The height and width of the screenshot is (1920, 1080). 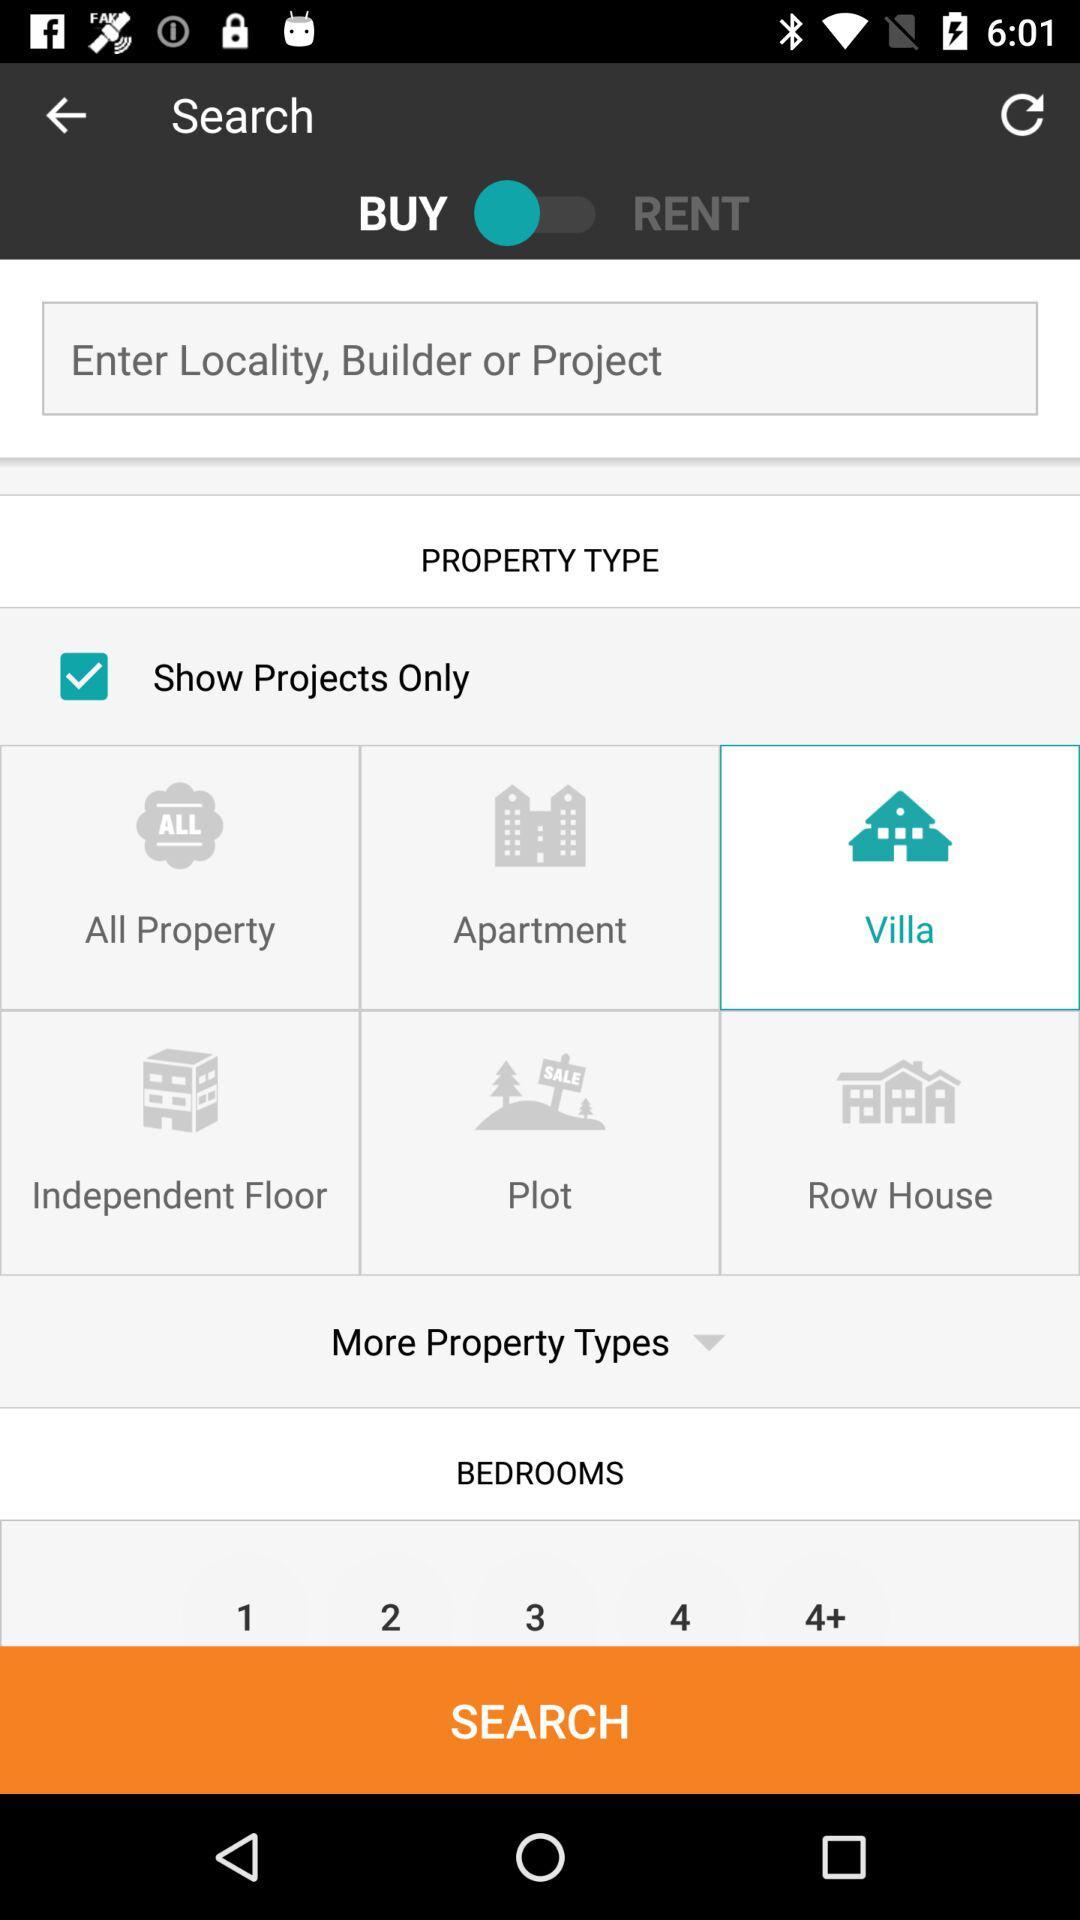 I want to click on locality builder or project, so click(x=540, y=358).